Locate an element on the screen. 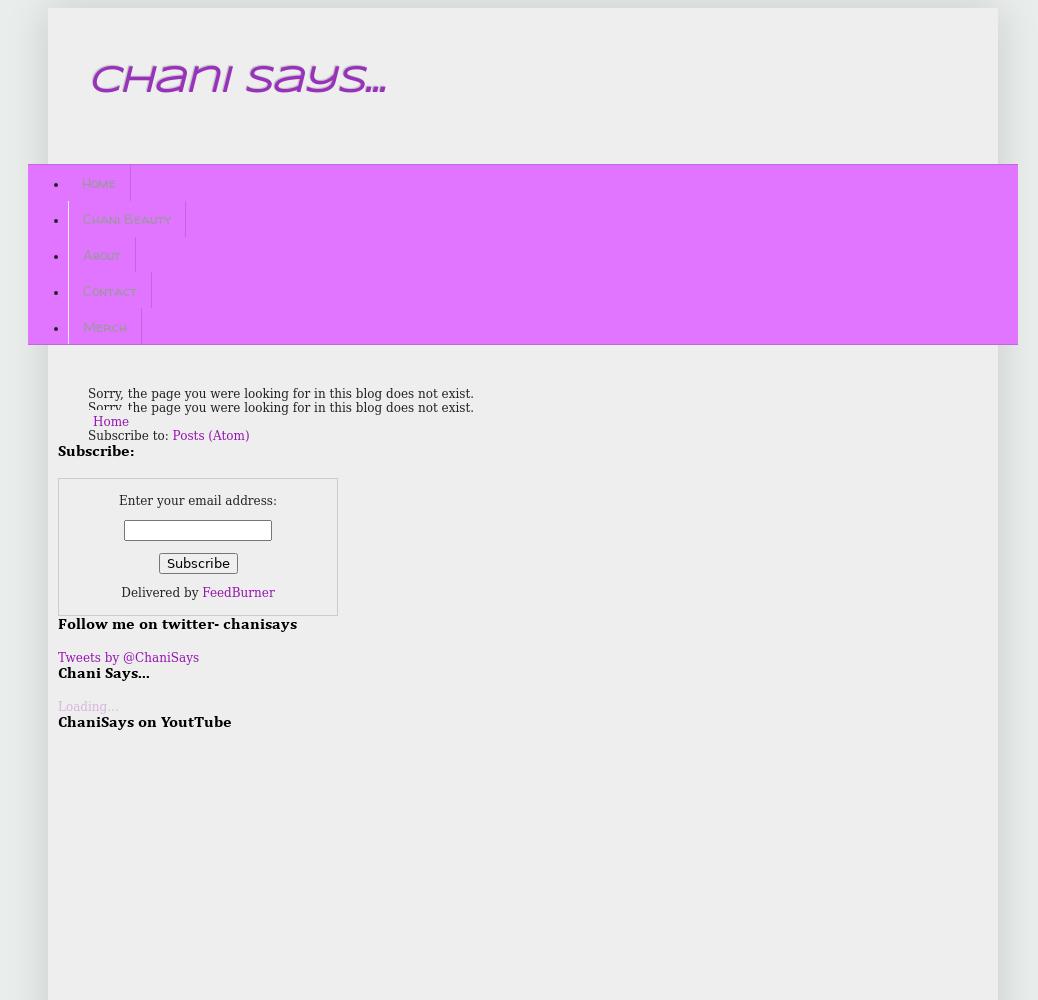 The height and width of the screenshot is (1000, 1038). 'Merch' is located at coordinates (104, 324).